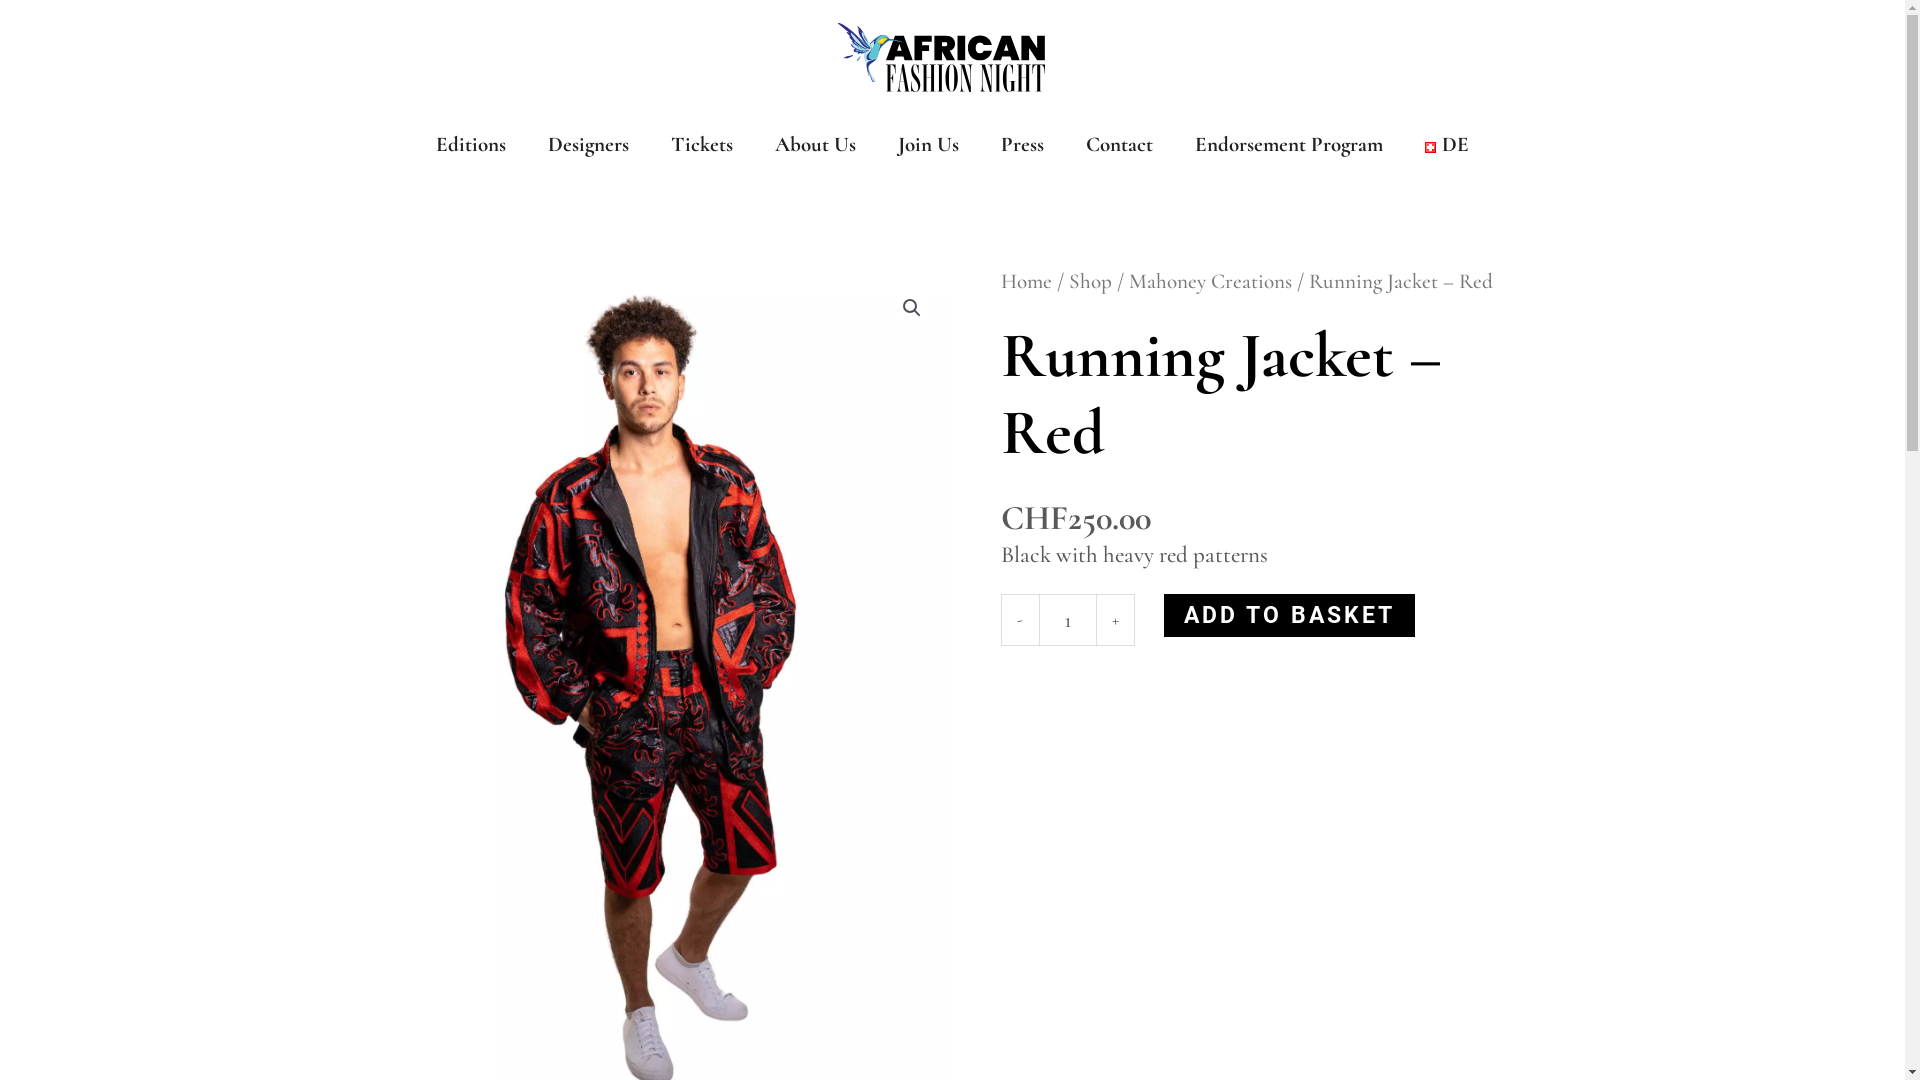  Describe the element at coordinates (1289, 144) in the screenshot. I see `'Endorsement Program'` at that location.